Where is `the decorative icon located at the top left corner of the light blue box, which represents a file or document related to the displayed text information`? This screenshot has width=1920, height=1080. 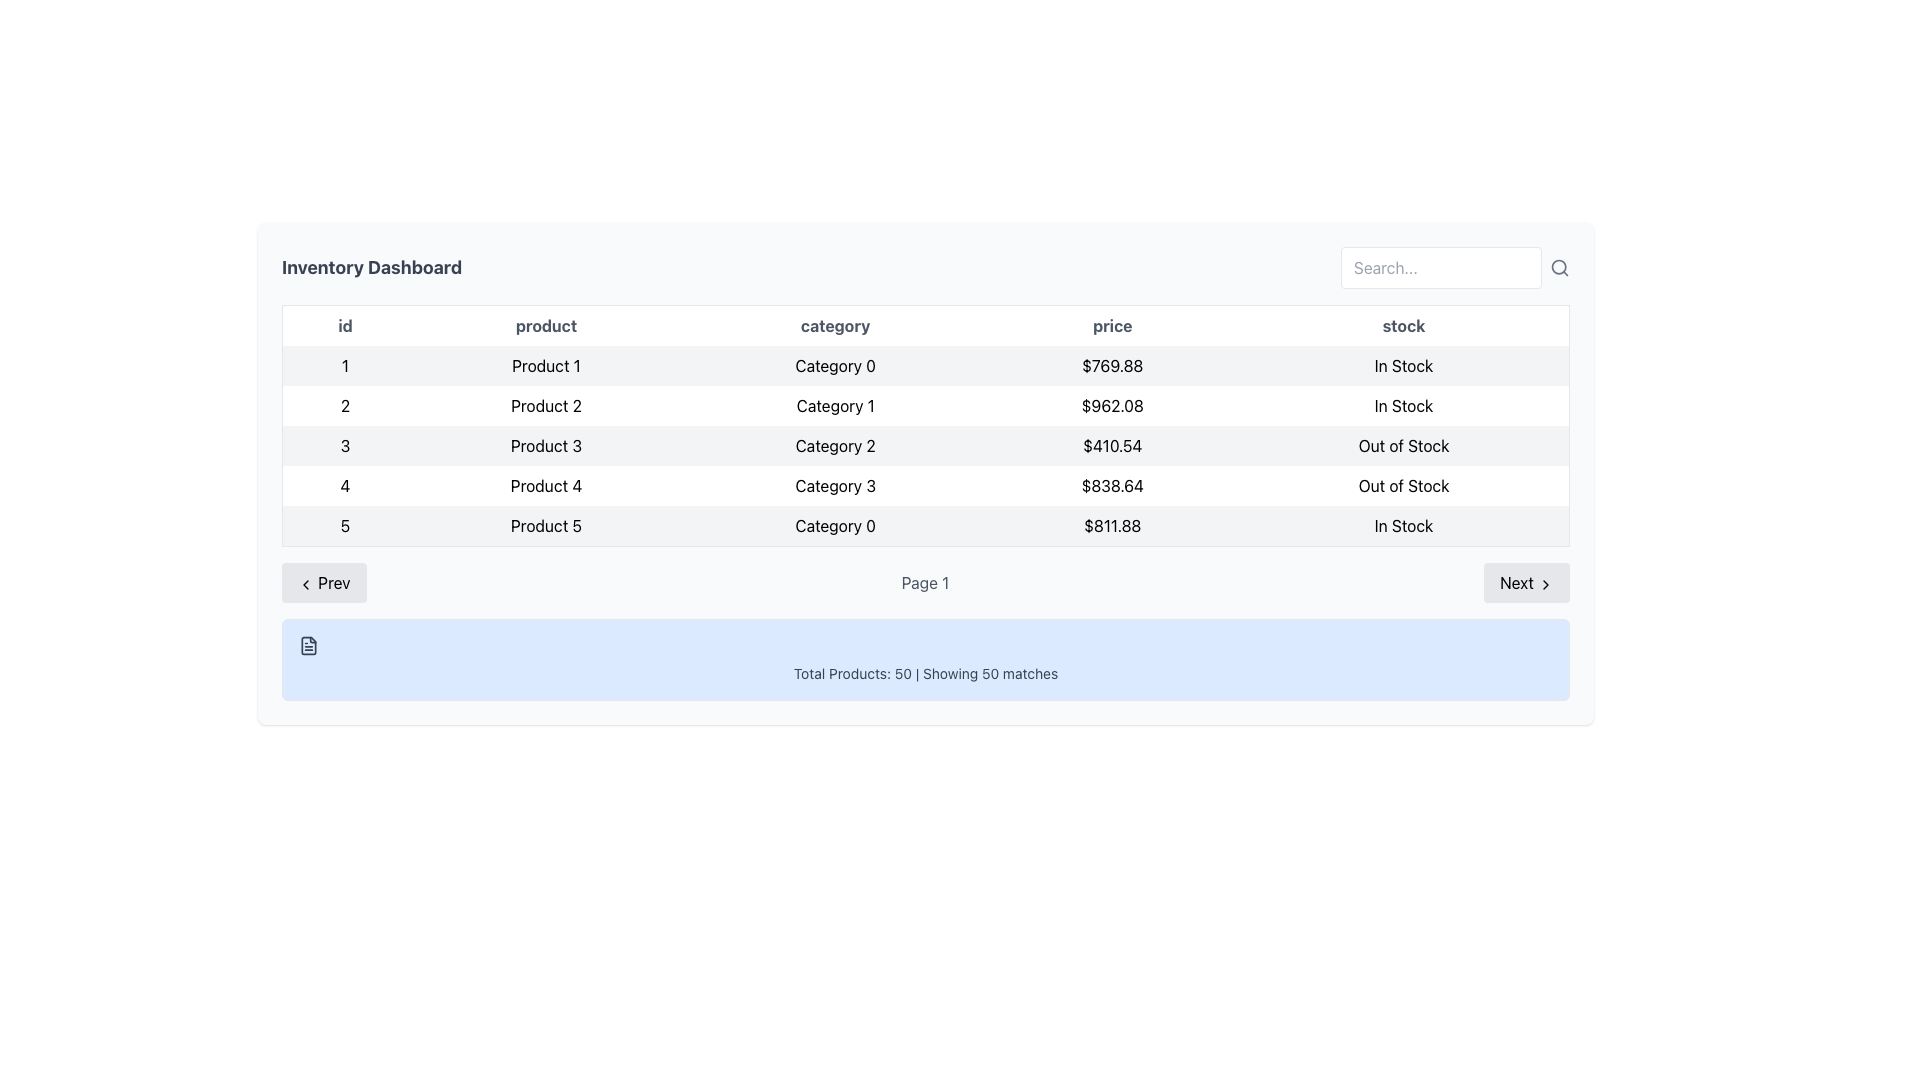
the decorative icon located at the top left corner of the light blue box, which represents a file or document related to the displayed text information is located at coordinates (307, 645).